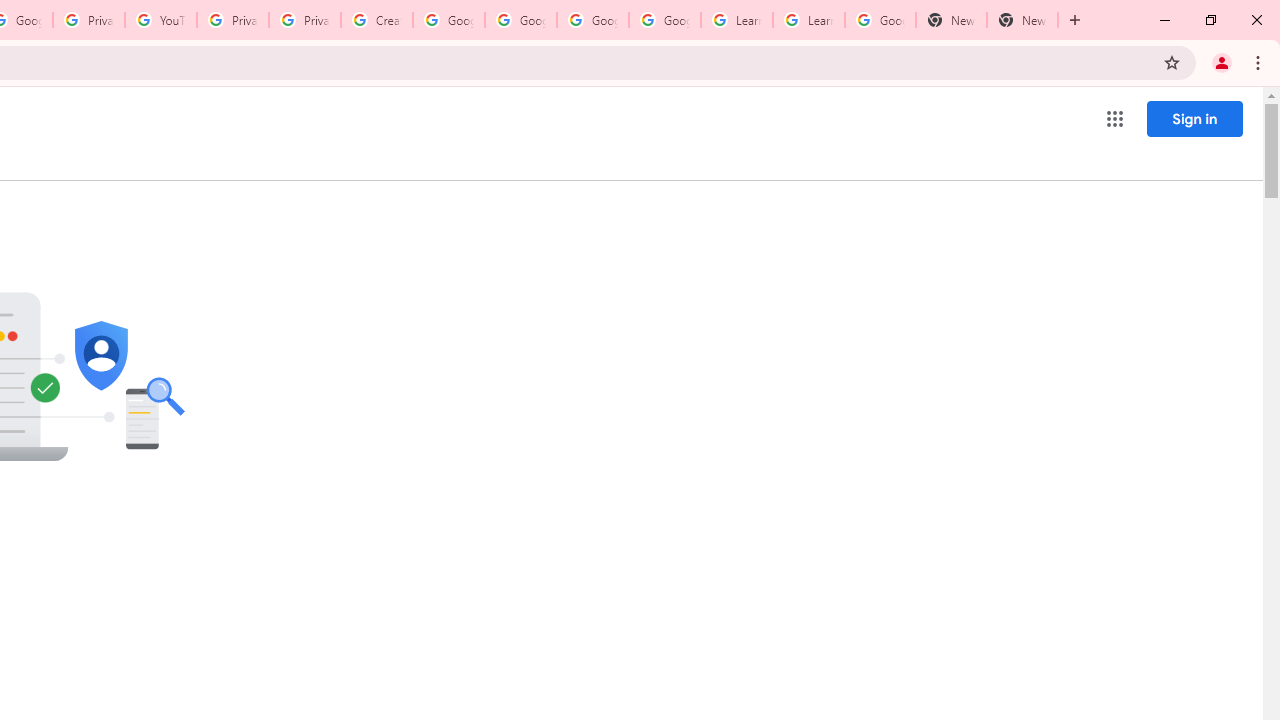 This screenshot has height=720, width=1280. What do you see at coordinates (520, 20) in the screenshot?
I see `'Google Account Help'` at bounding box center [520, 20].